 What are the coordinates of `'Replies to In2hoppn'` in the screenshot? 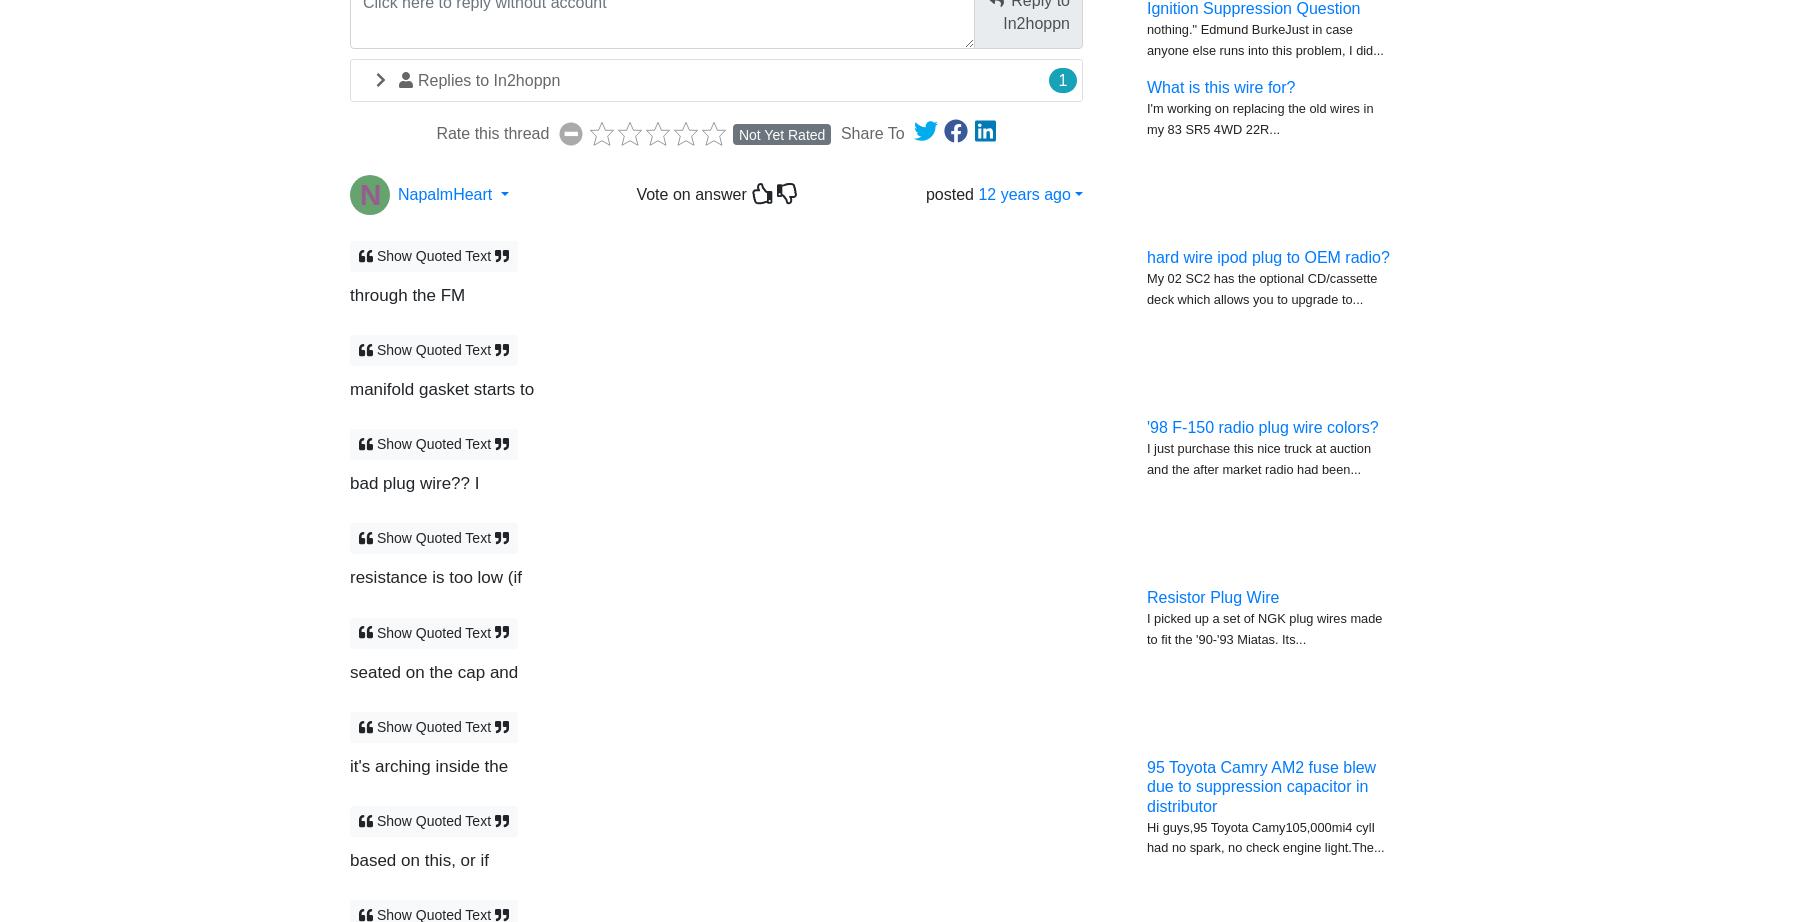 It's located at (488, 79).